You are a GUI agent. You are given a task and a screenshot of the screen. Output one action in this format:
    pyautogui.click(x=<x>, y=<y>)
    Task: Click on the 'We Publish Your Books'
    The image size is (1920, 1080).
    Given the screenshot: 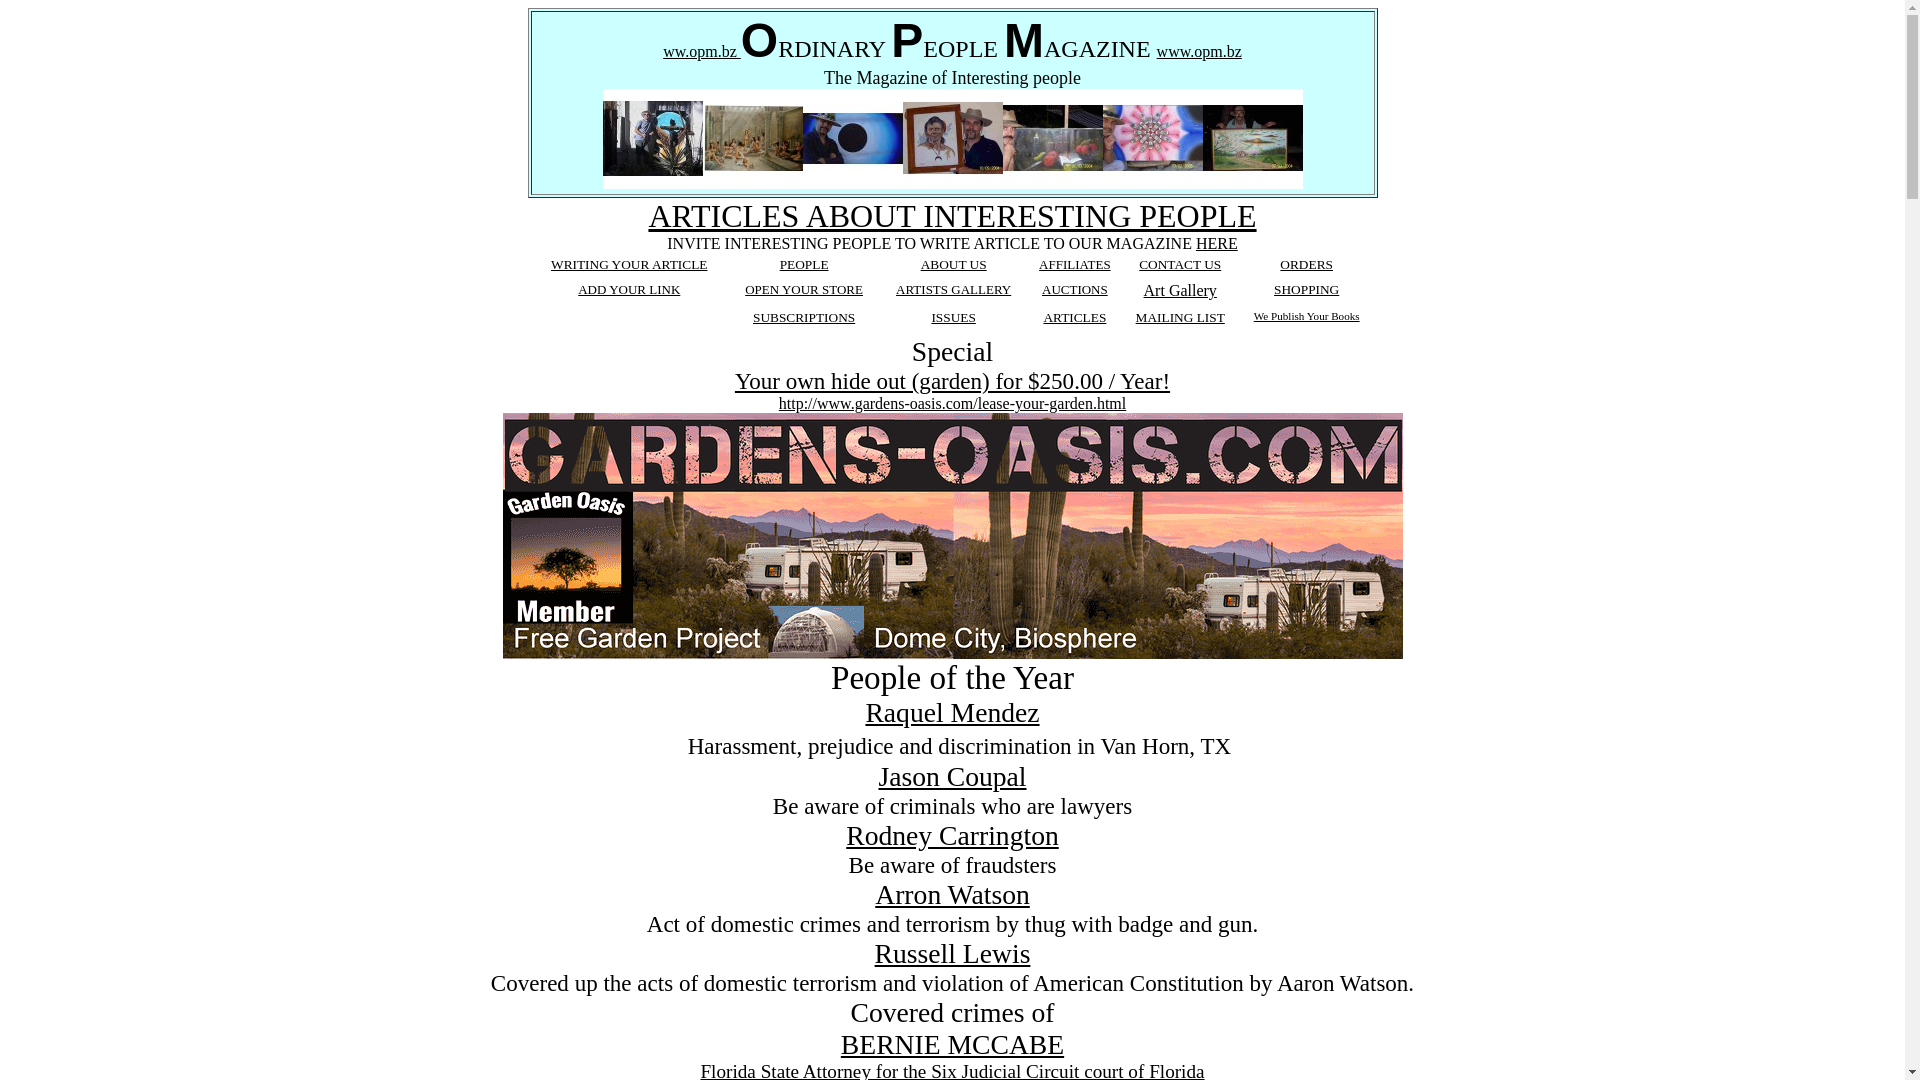 What is the action you would take?
    pyautogui.click(x=1252, y=315)
    